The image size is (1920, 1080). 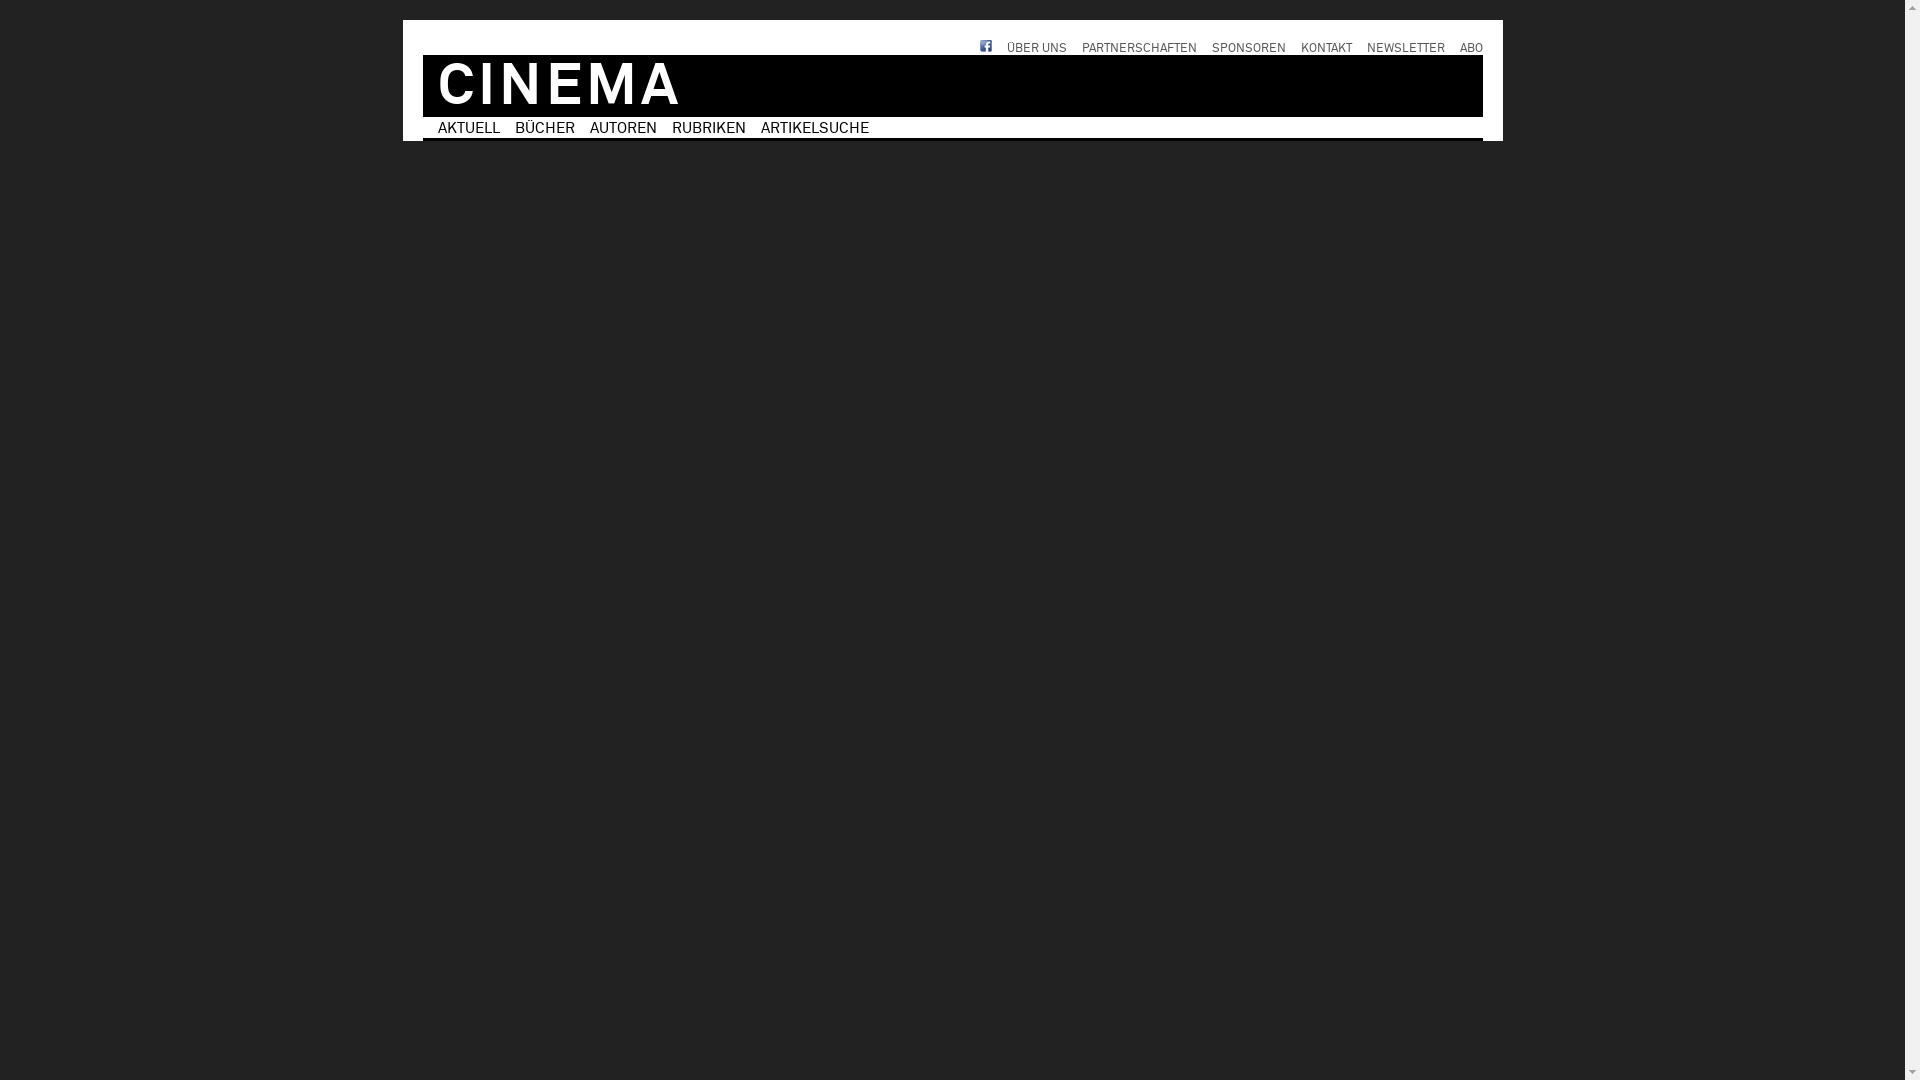 What do you see at coordinates (1365, 48) in the screenshot?
I see `'NEWSLETTER'` at bounding box center [1365, 48].